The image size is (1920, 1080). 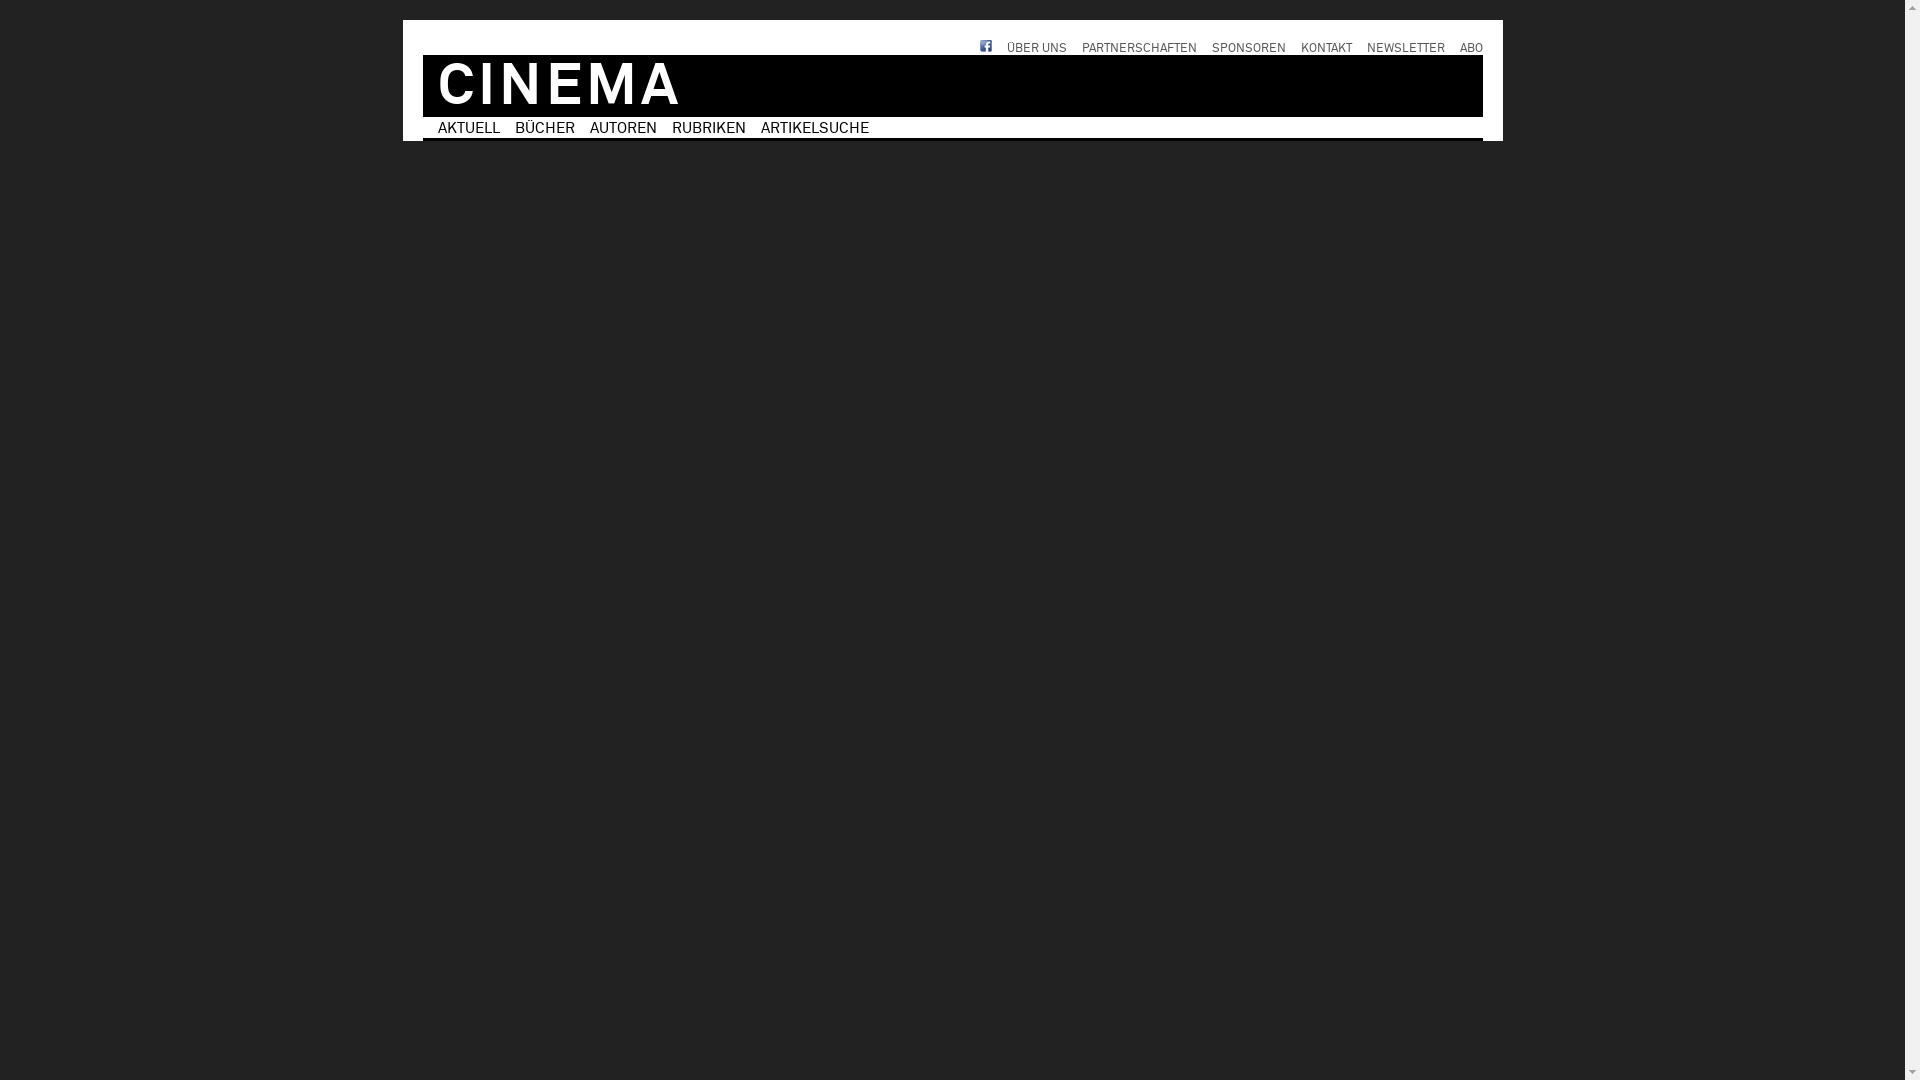 What do you see at coordinates (1365, 48) in the screenshot?
I see `'NEWSLETTER'` at bounding box center [1365, 48].